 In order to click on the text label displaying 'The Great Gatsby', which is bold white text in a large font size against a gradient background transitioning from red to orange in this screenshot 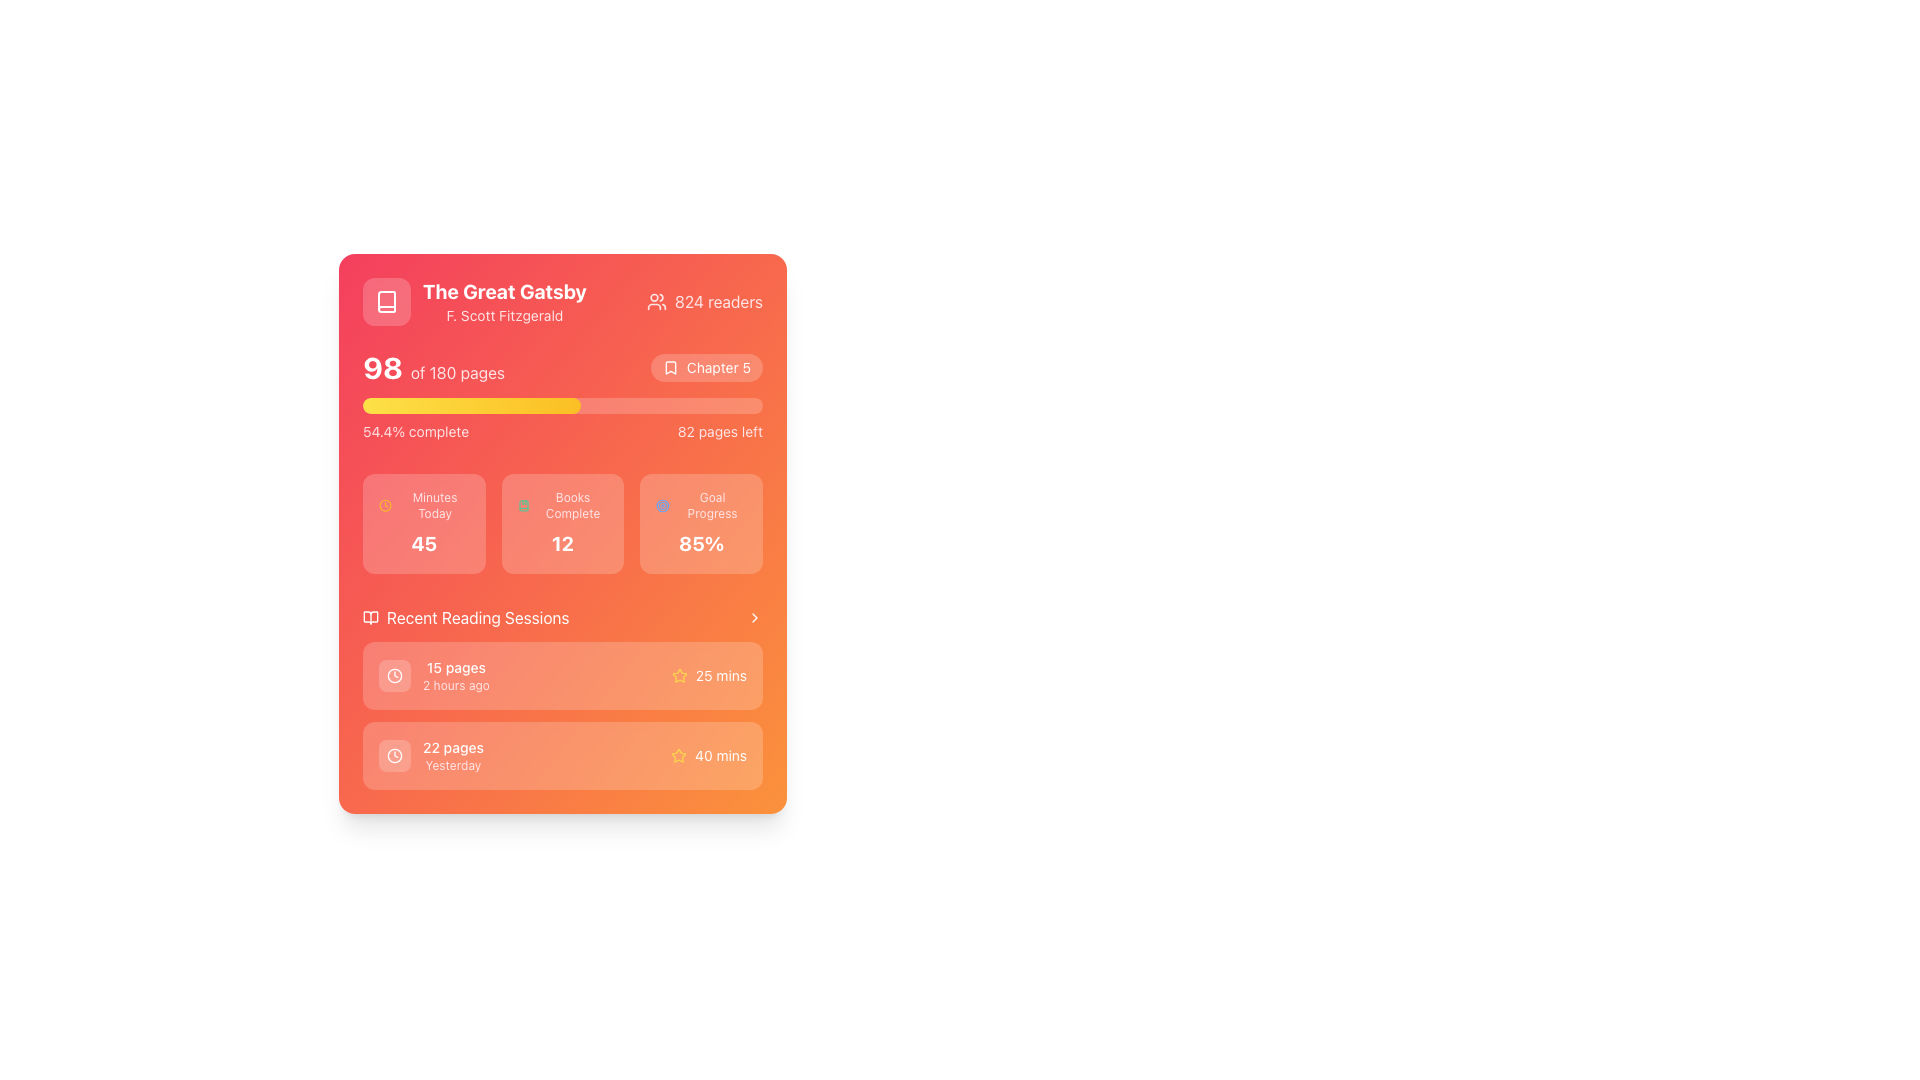, I will do `click(504, 292)`.